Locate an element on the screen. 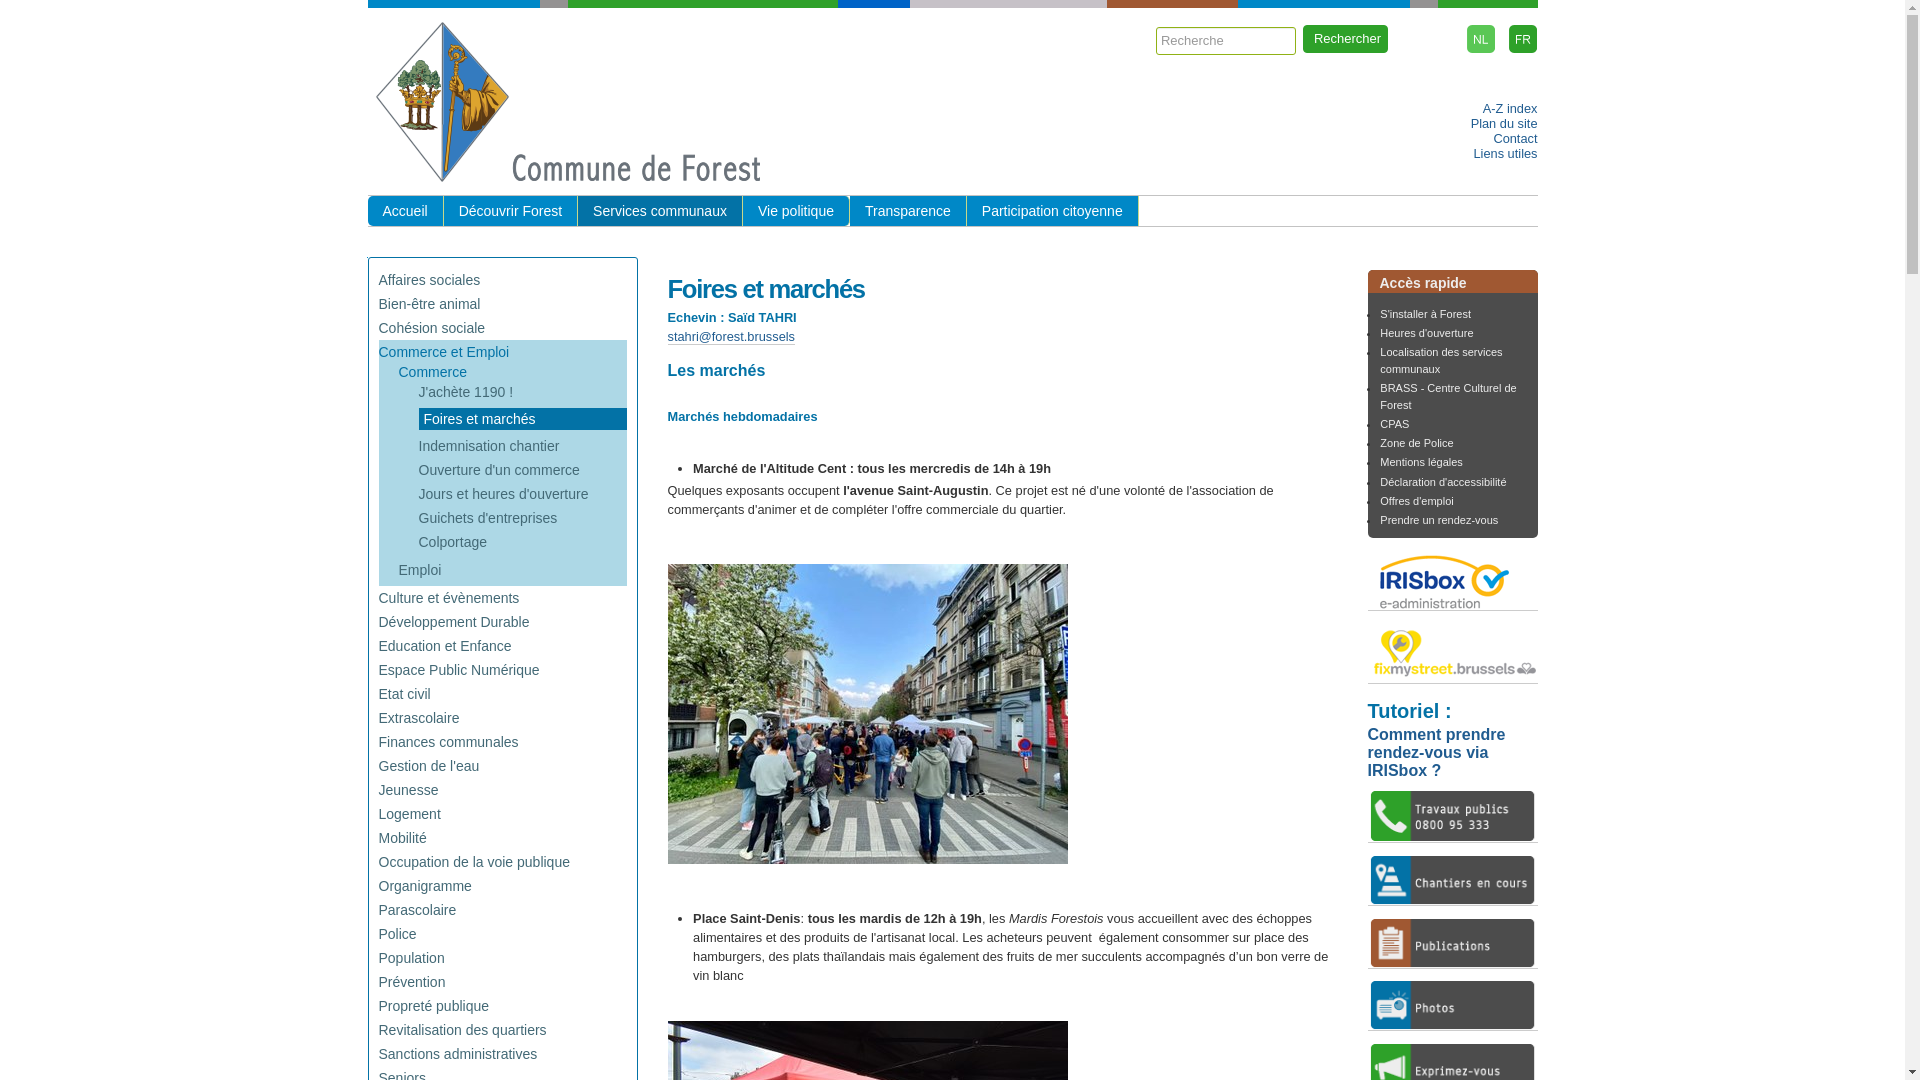 This screenshot has width=1920, height=1080. 'Nederlands' is located at coordinates (1481, 38).